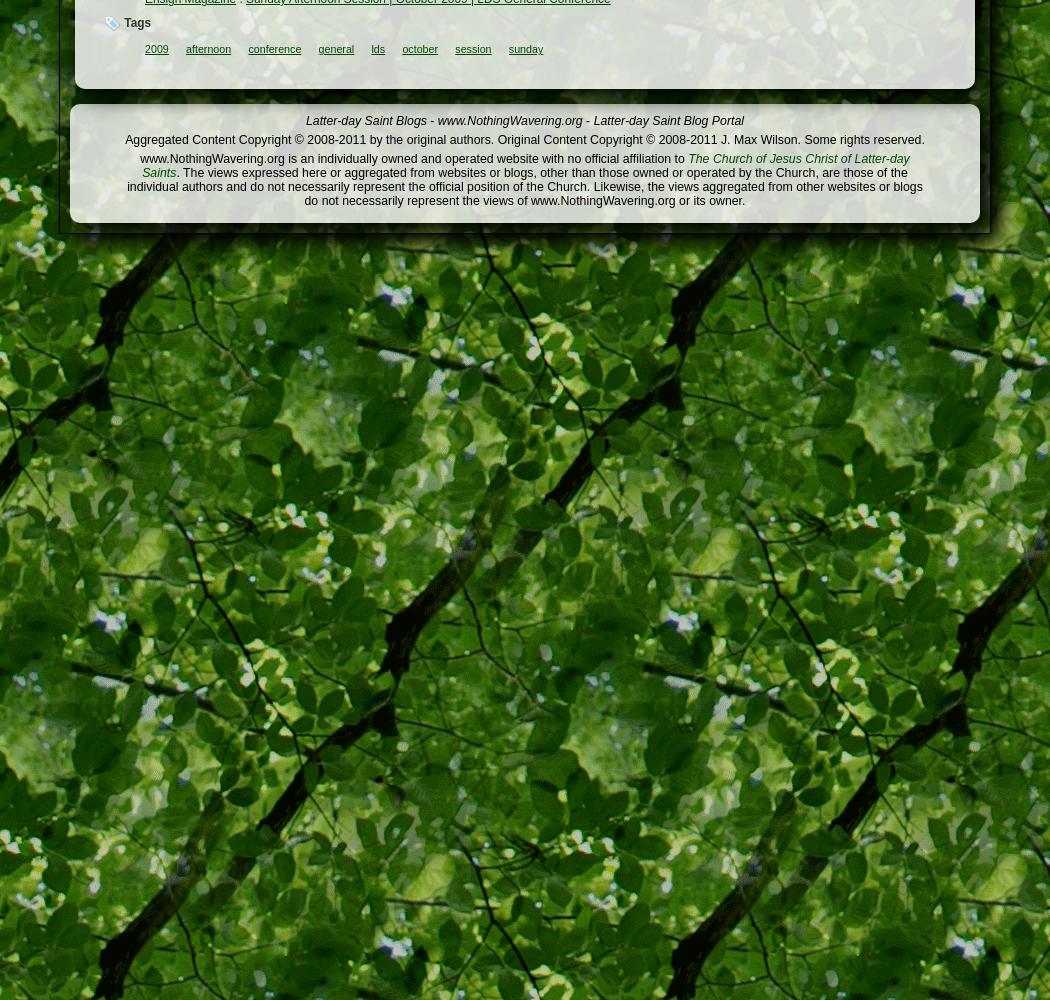 Image resolution: width=1050 pixels, height=1000 pixels. I want to click on 'afternoon', so click(207, 49).